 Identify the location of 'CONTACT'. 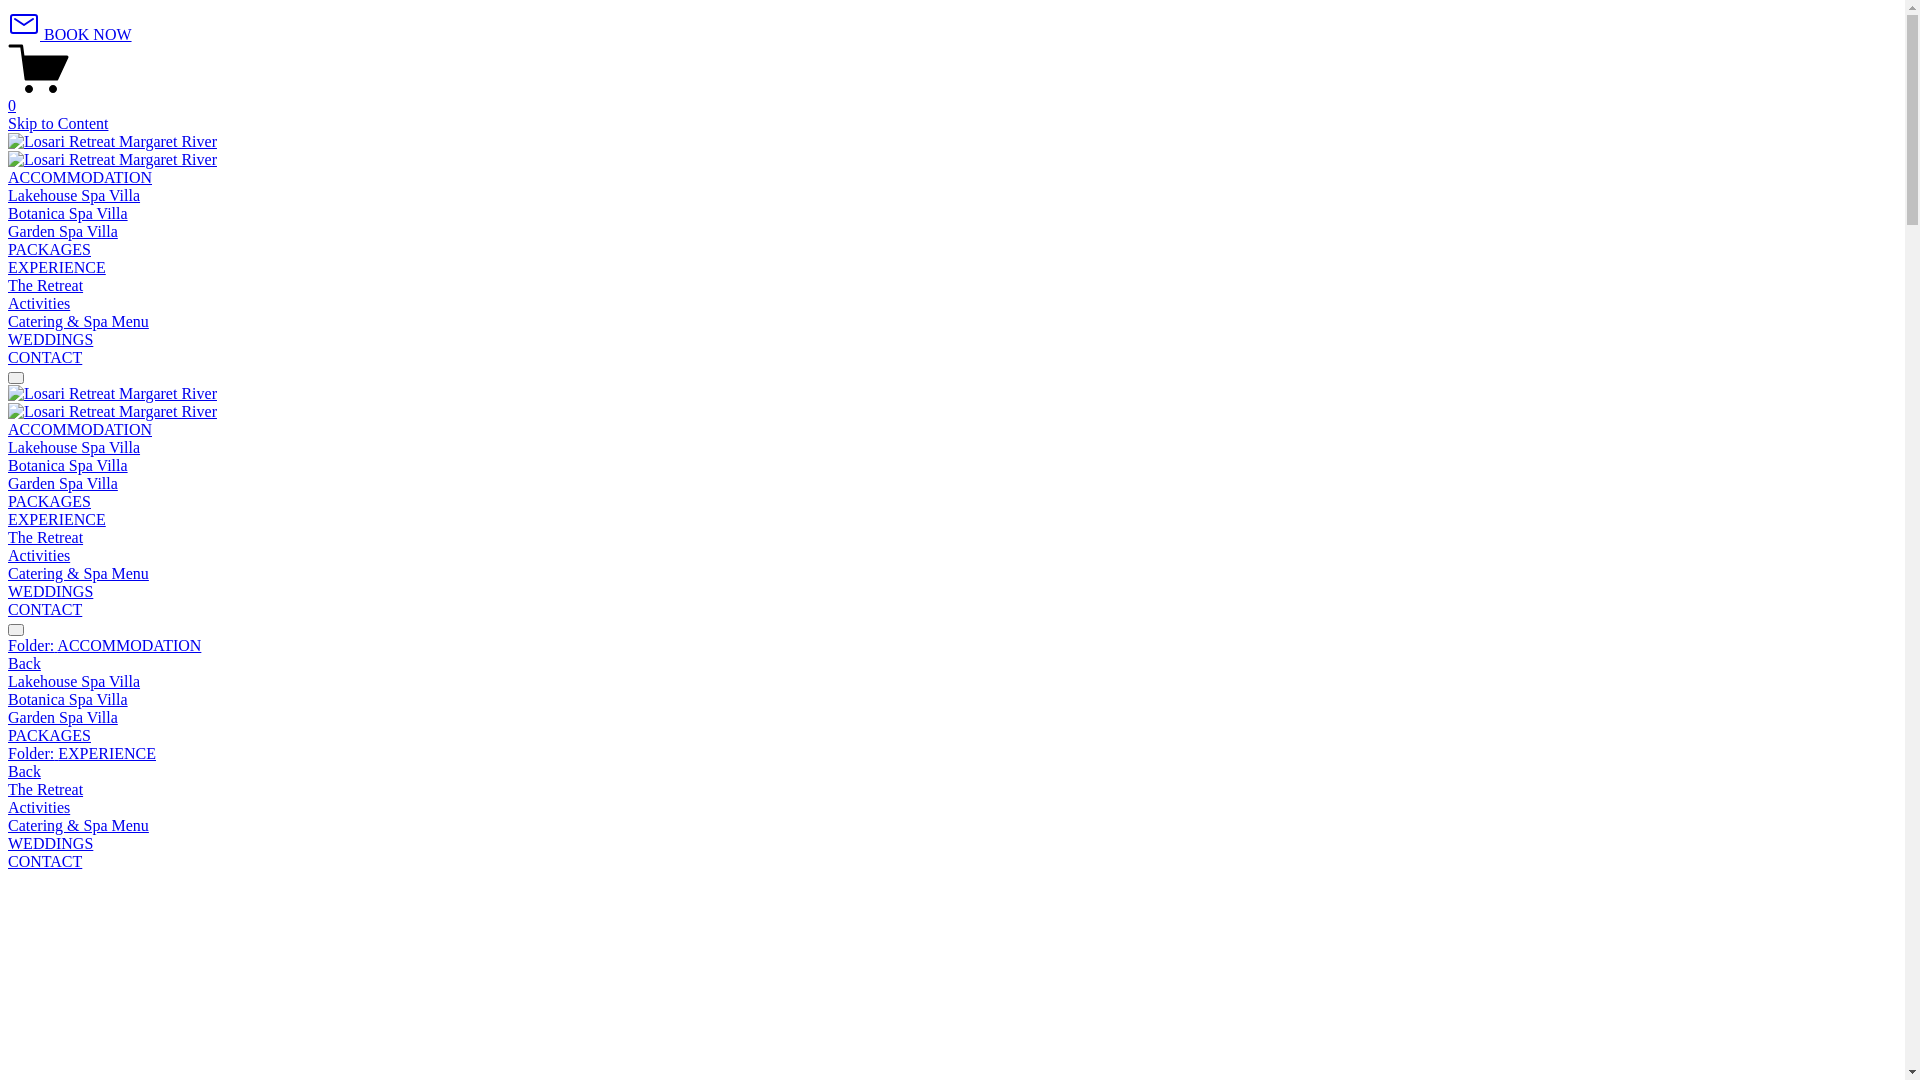
(44, 608).